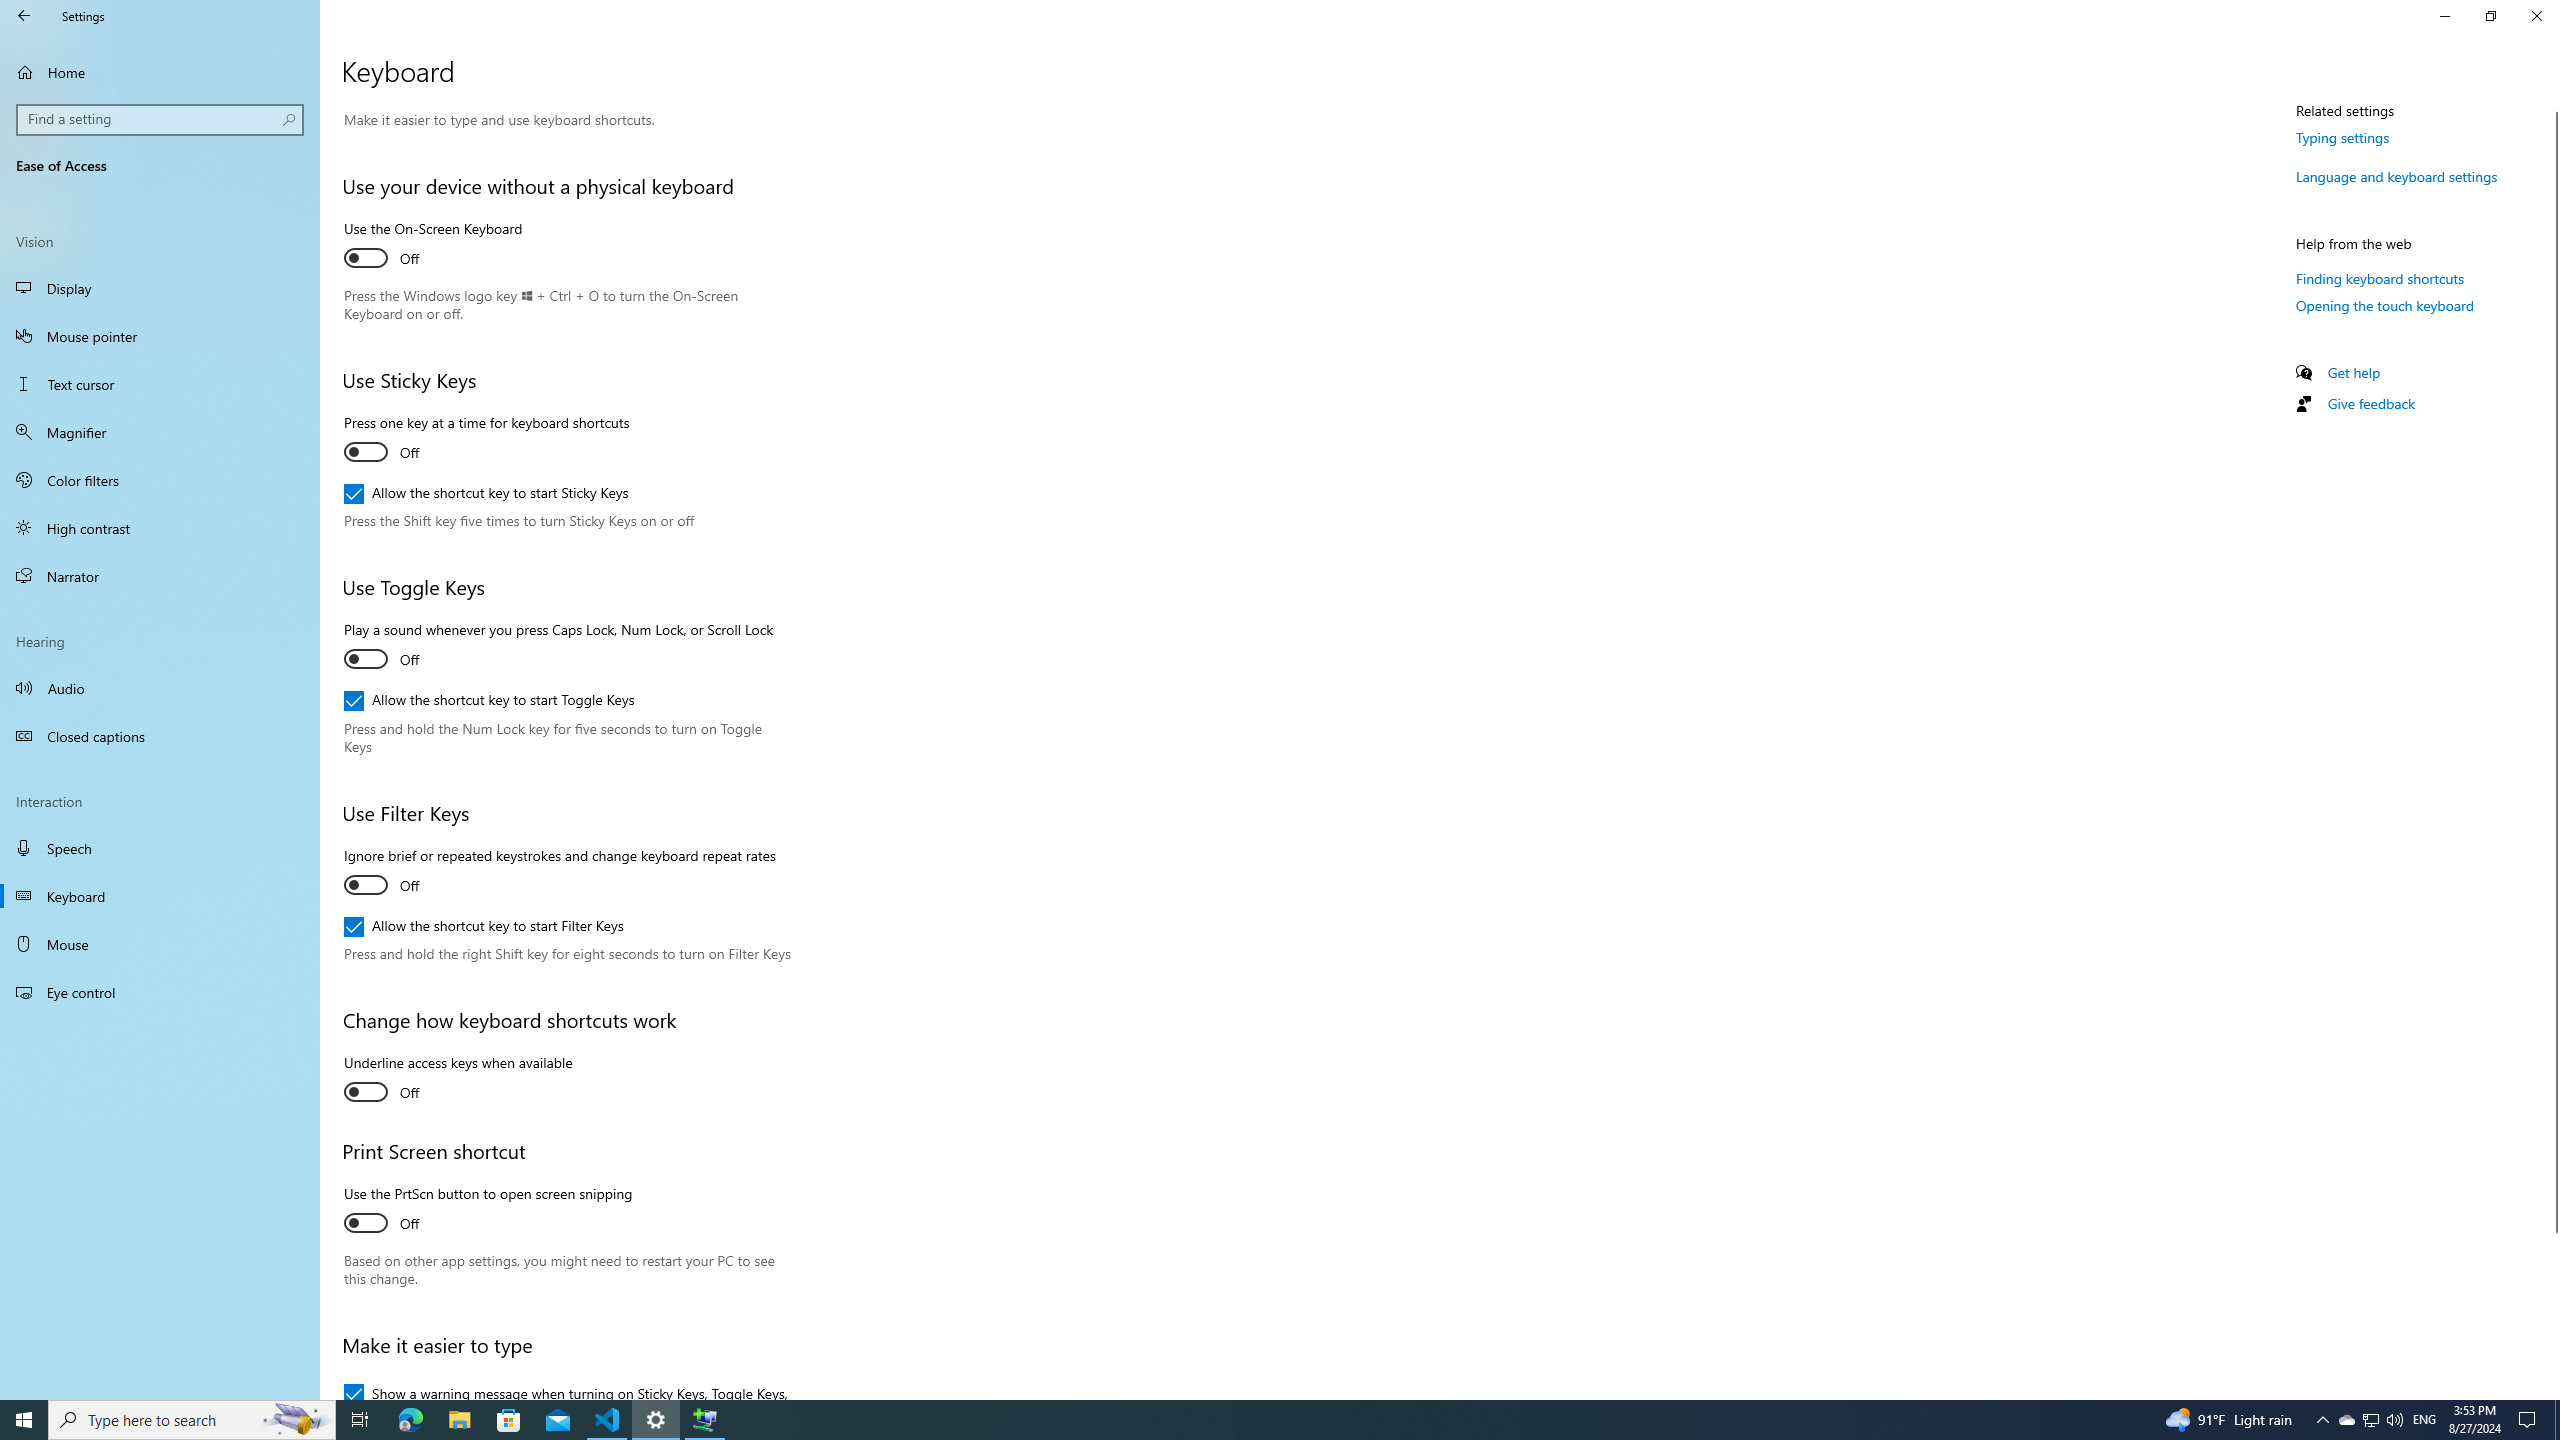 This screenshot has height=1440, width=2560. I want to click on 'Type here to search', so click(191, 1418).